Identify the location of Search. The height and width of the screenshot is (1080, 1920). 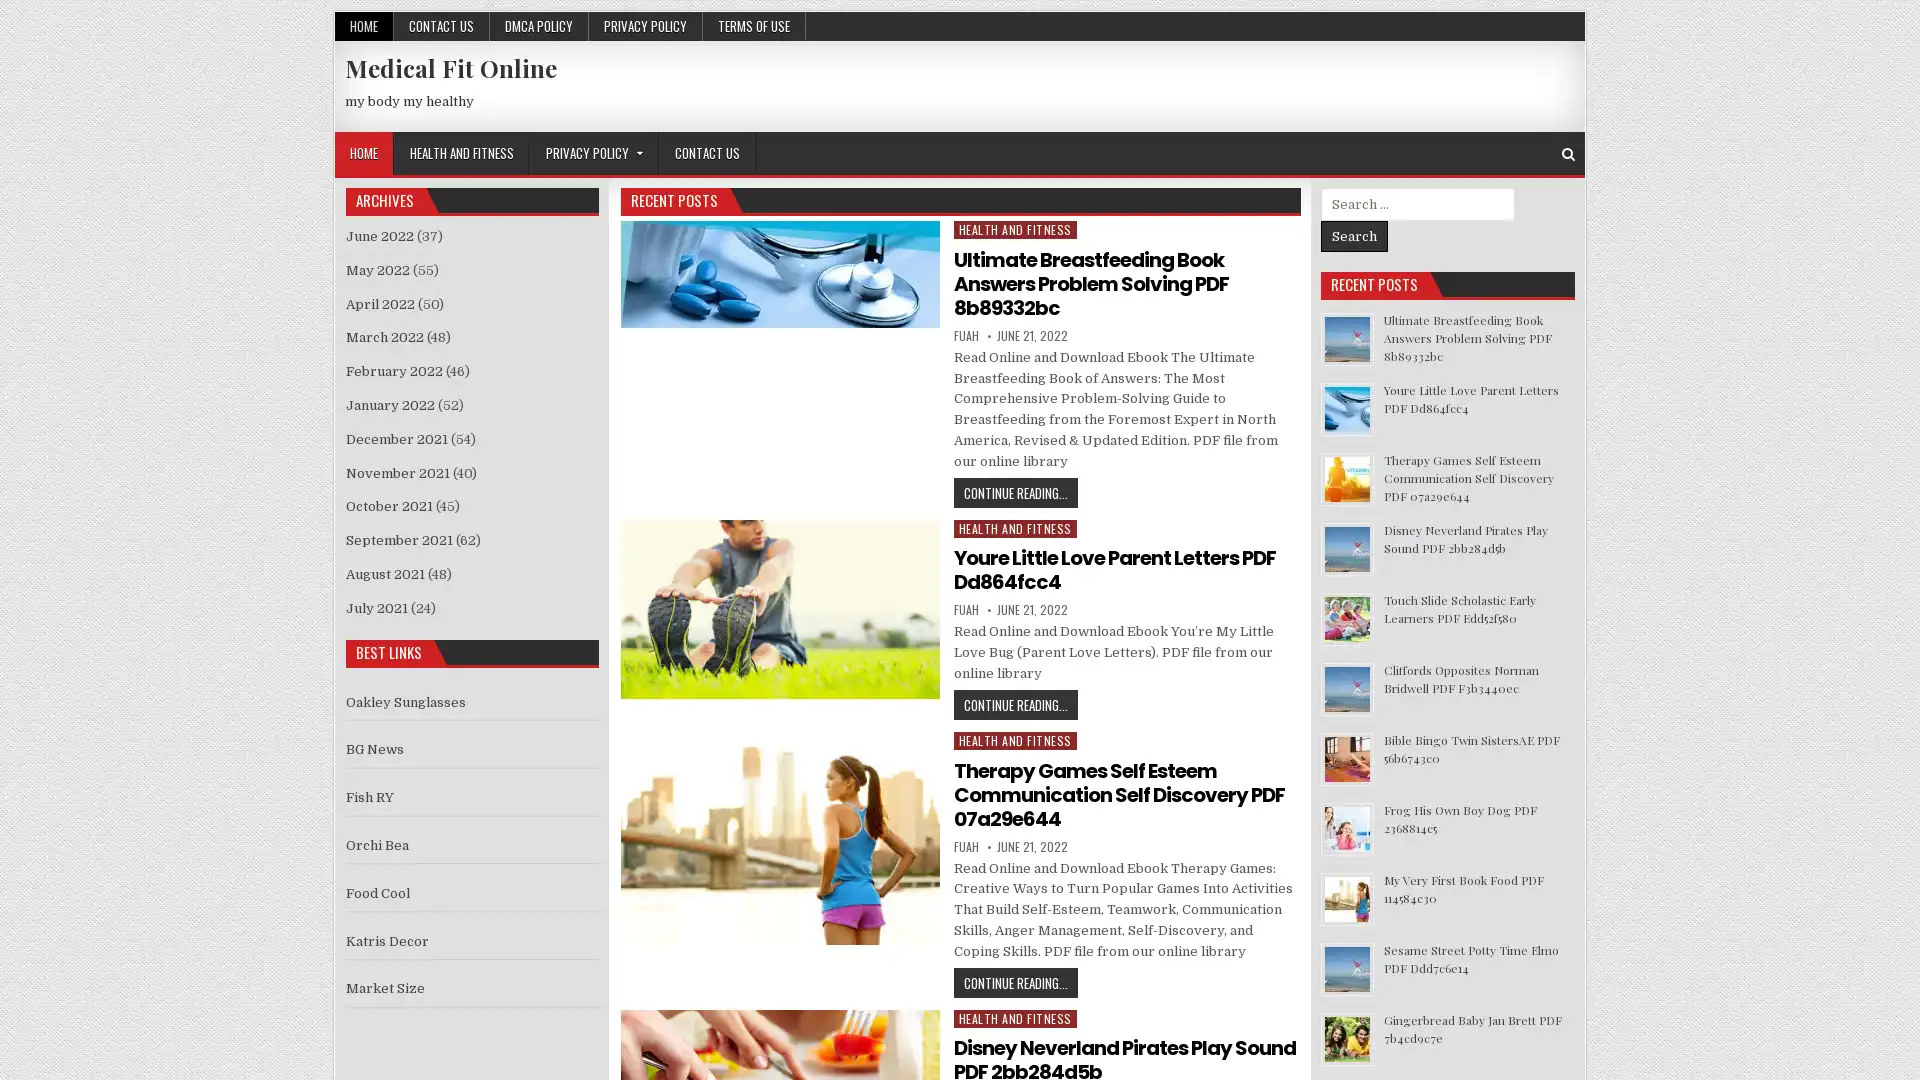
(1354, 235).